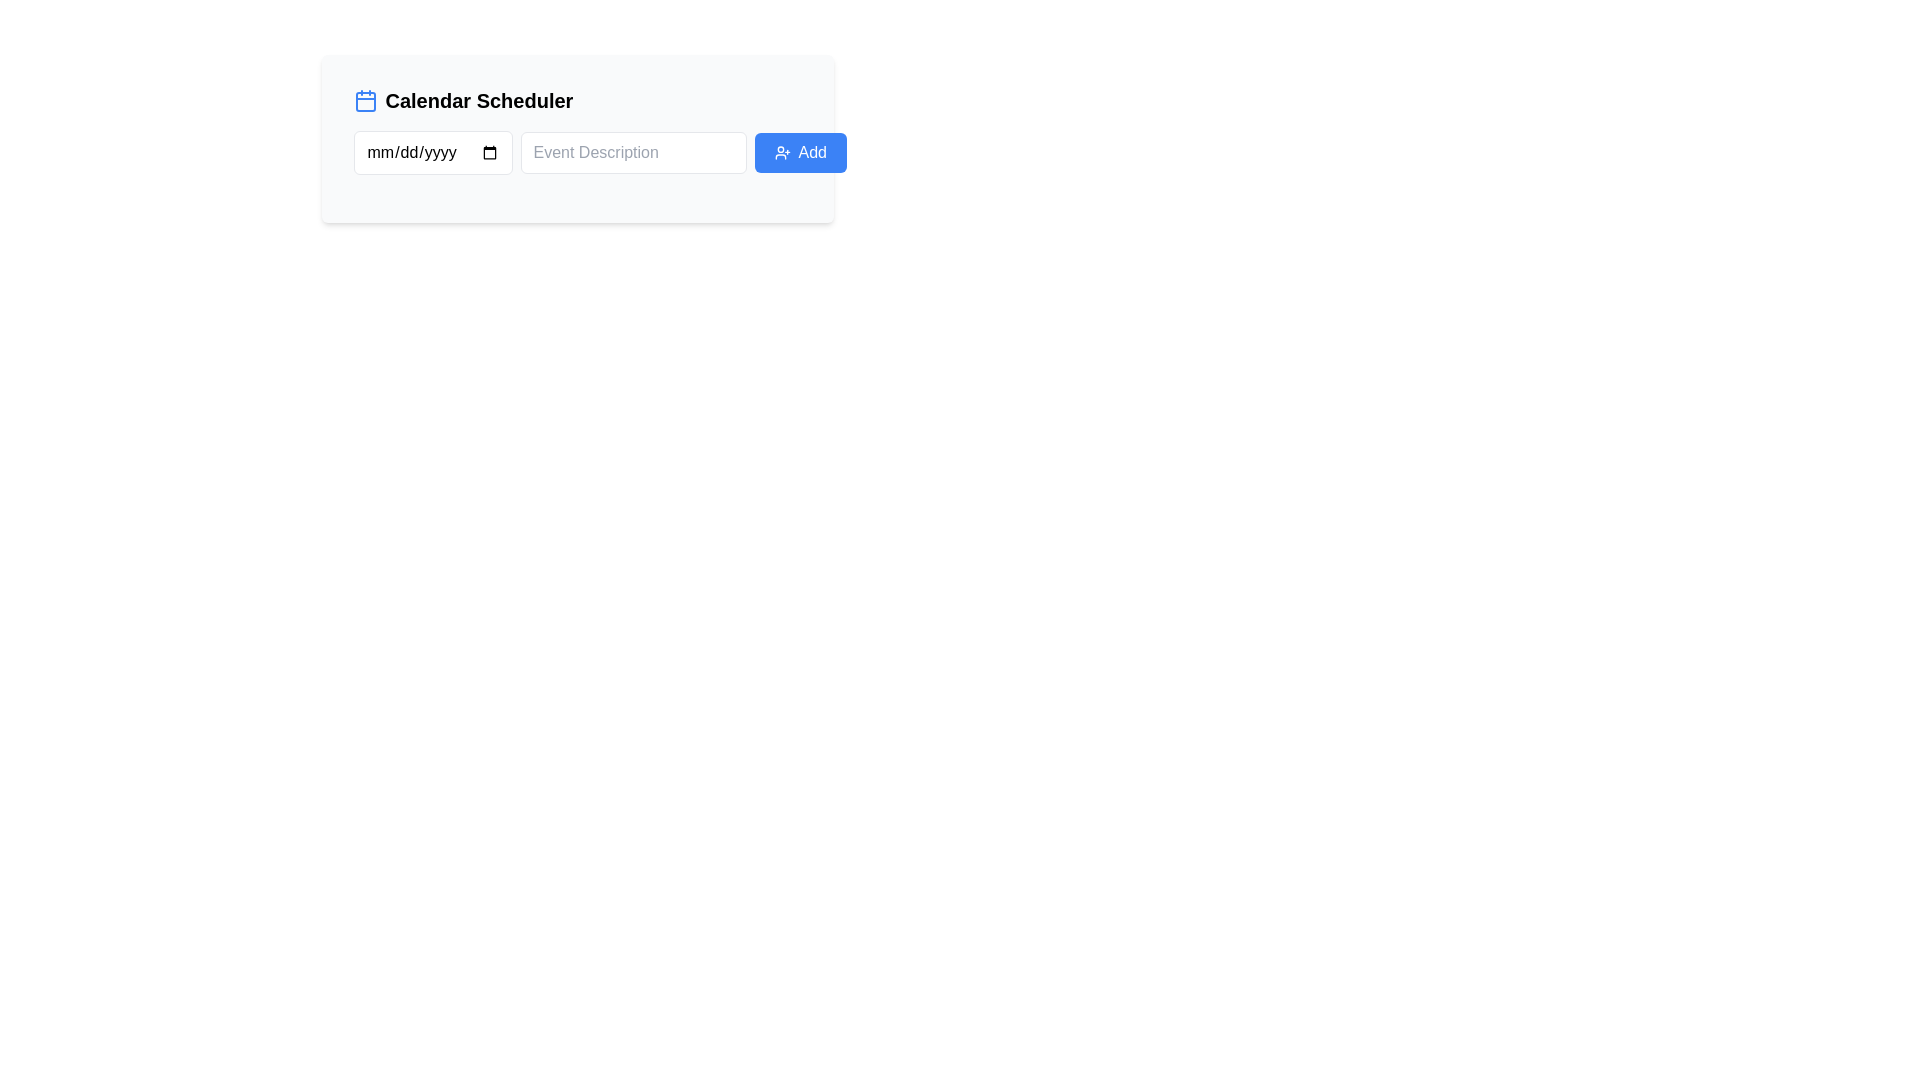 The width and height of the screenshot is (1920, 1080). What do you see at coordinates (632, 152) in the screenshot?
I see `the text input field labeled 'Event Description', which is styled with a light border and rounded corners` at bounding box center [632, 152].